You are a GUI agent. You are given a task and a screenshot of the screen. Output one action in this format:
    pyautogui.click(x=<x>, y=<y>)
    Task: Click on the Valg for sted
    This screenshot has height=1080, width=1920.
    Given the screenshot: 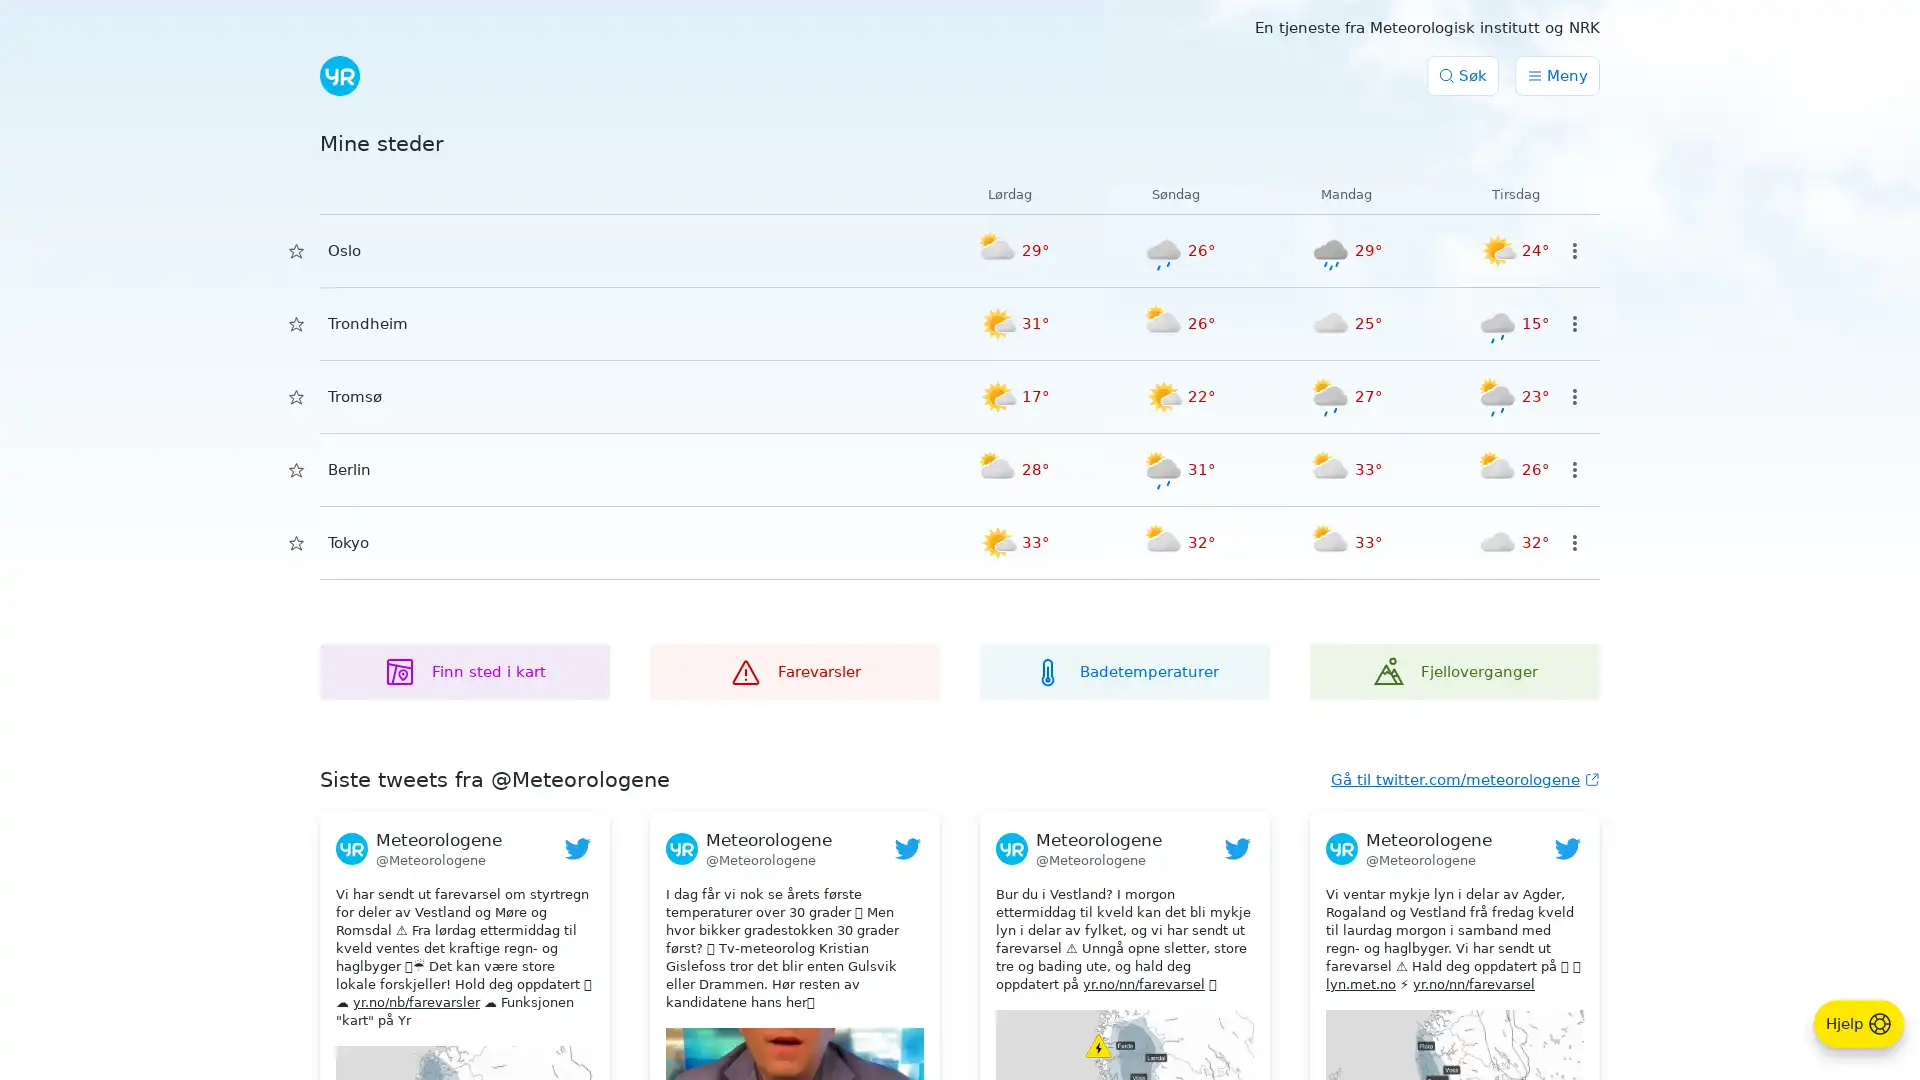 What is the action you would take?
    pyautogui.click(x=1573, y=543)
    